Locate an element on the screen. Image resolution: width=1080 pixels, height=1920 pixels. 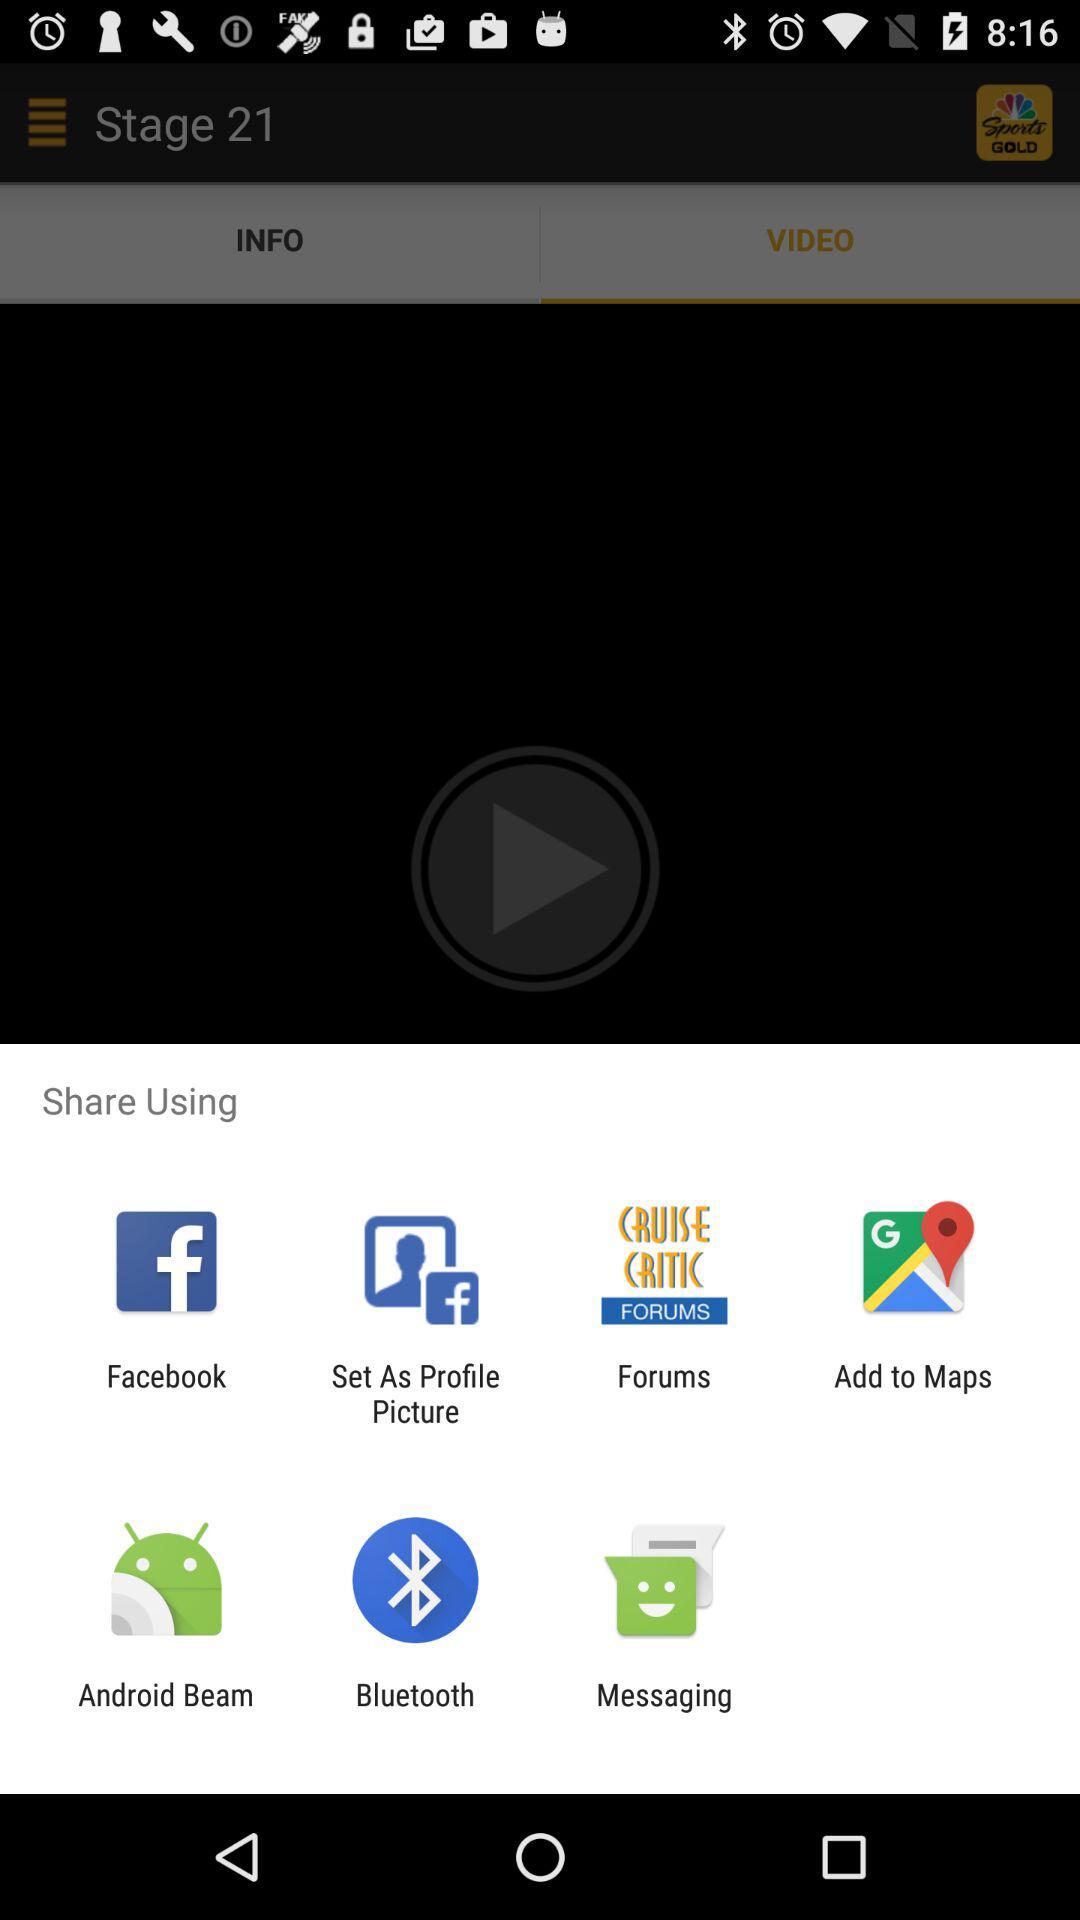
the item next to the set as profile is located at coordinates (664, 1392).